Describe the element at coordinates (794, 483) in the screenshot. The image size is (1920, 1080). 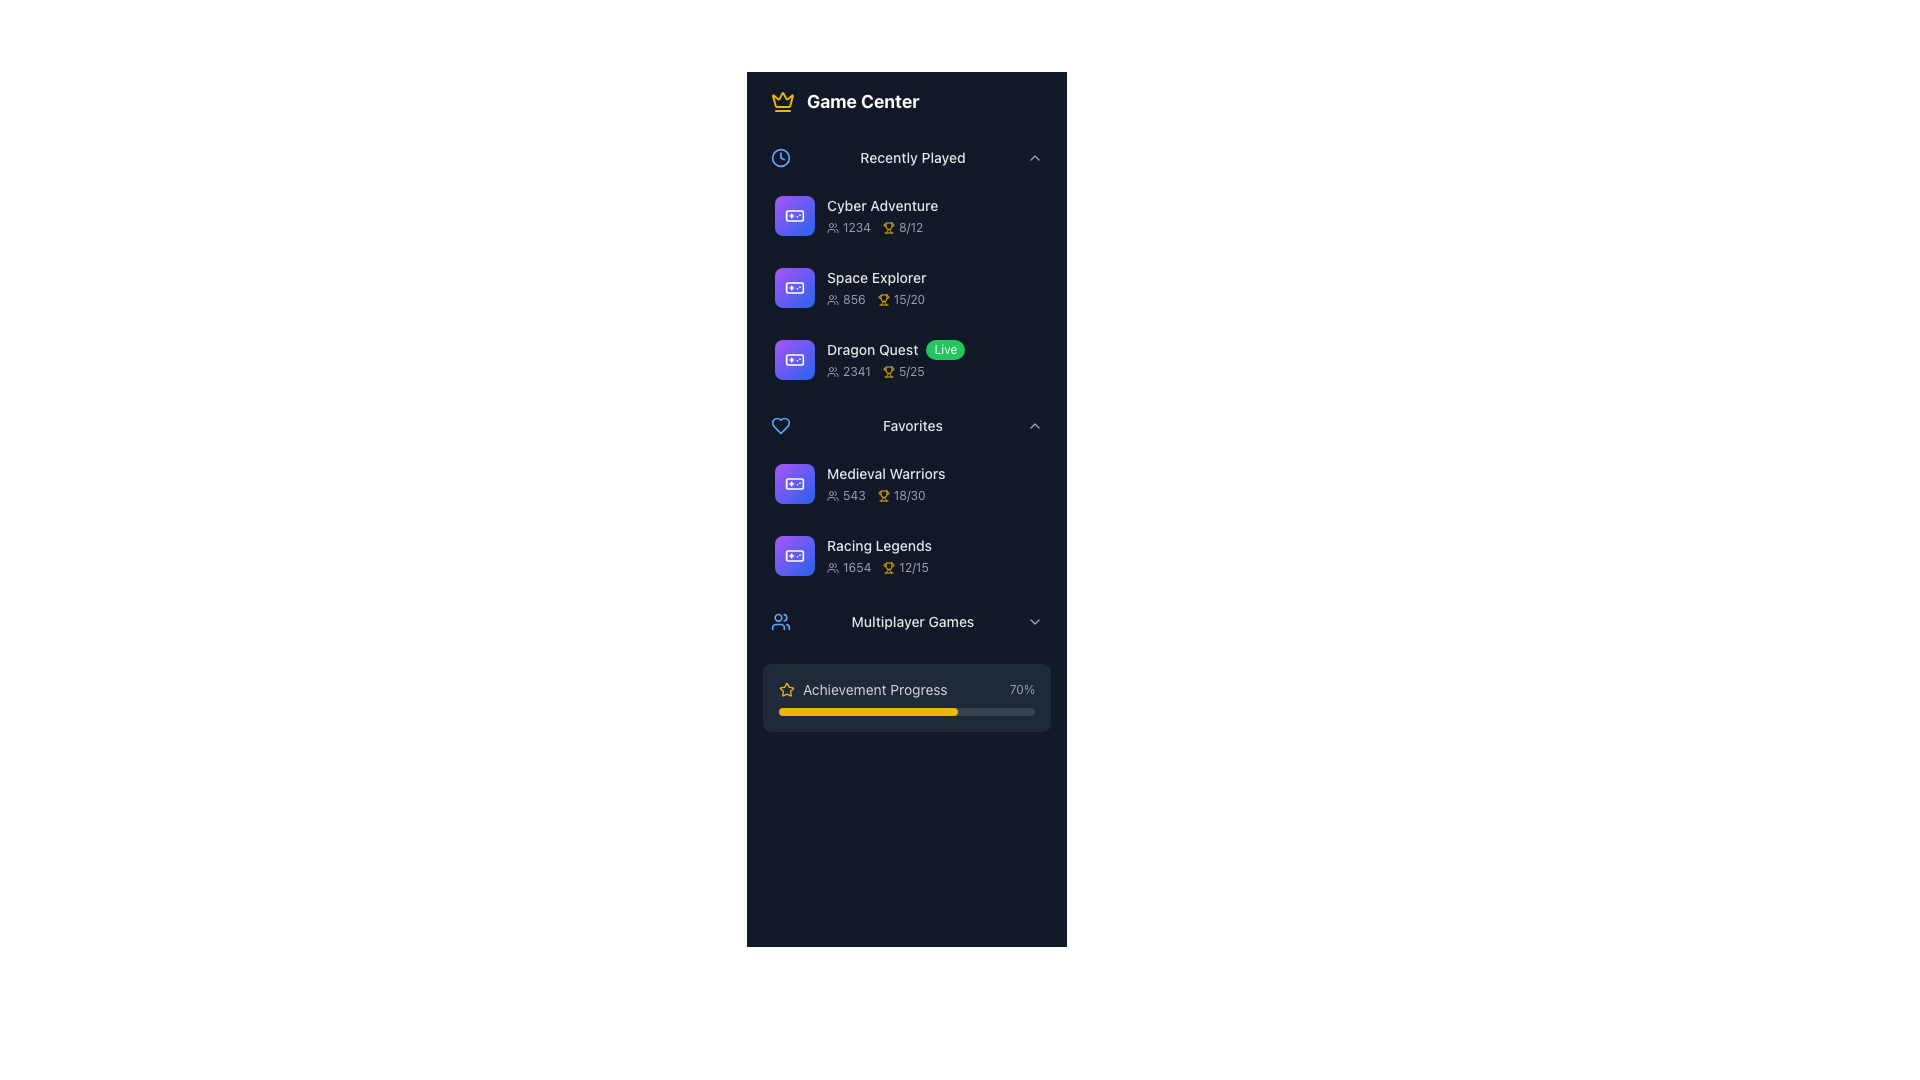
I see `the Decorative Icon representing the 'Medieval Warriors' game located in the 'Favorites' section of the game list interface` at that location.